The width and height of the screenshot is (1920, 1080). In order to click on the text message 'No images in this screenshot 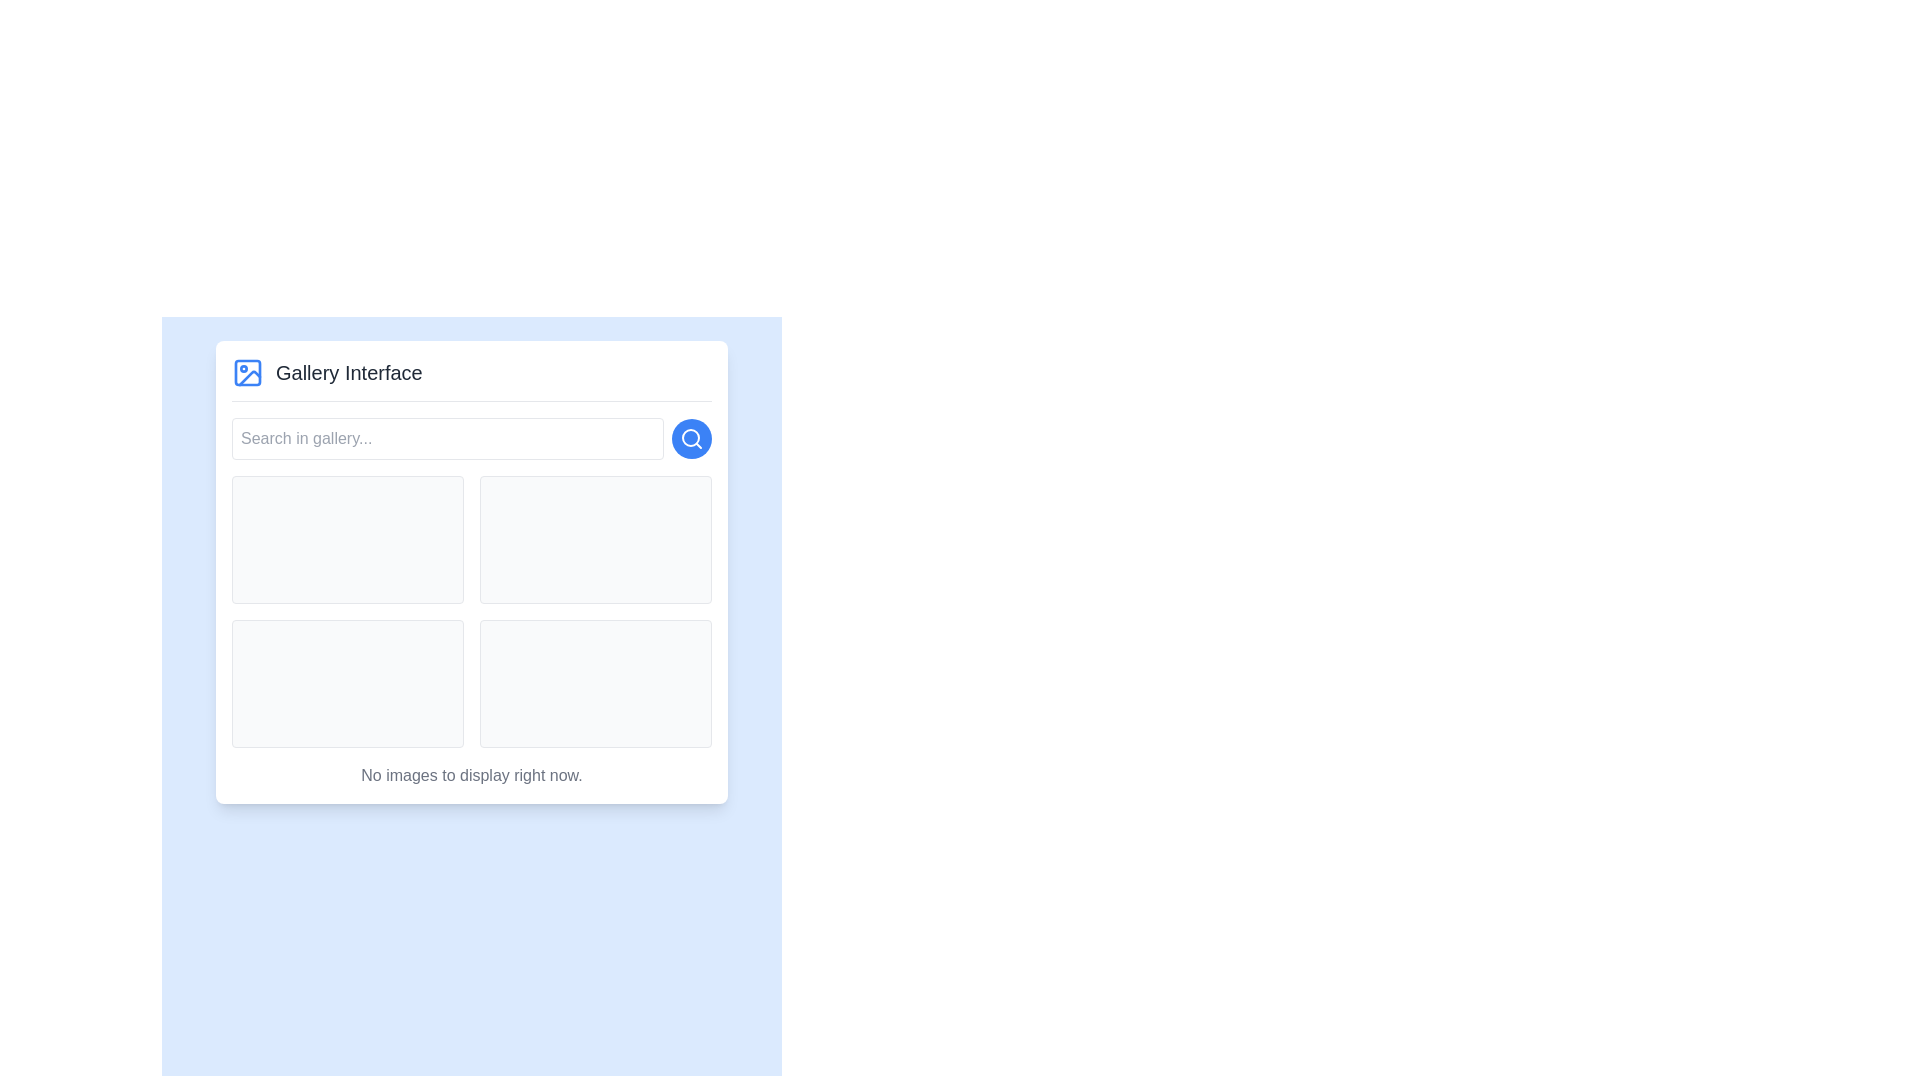, I will do `click(470, 774)`.